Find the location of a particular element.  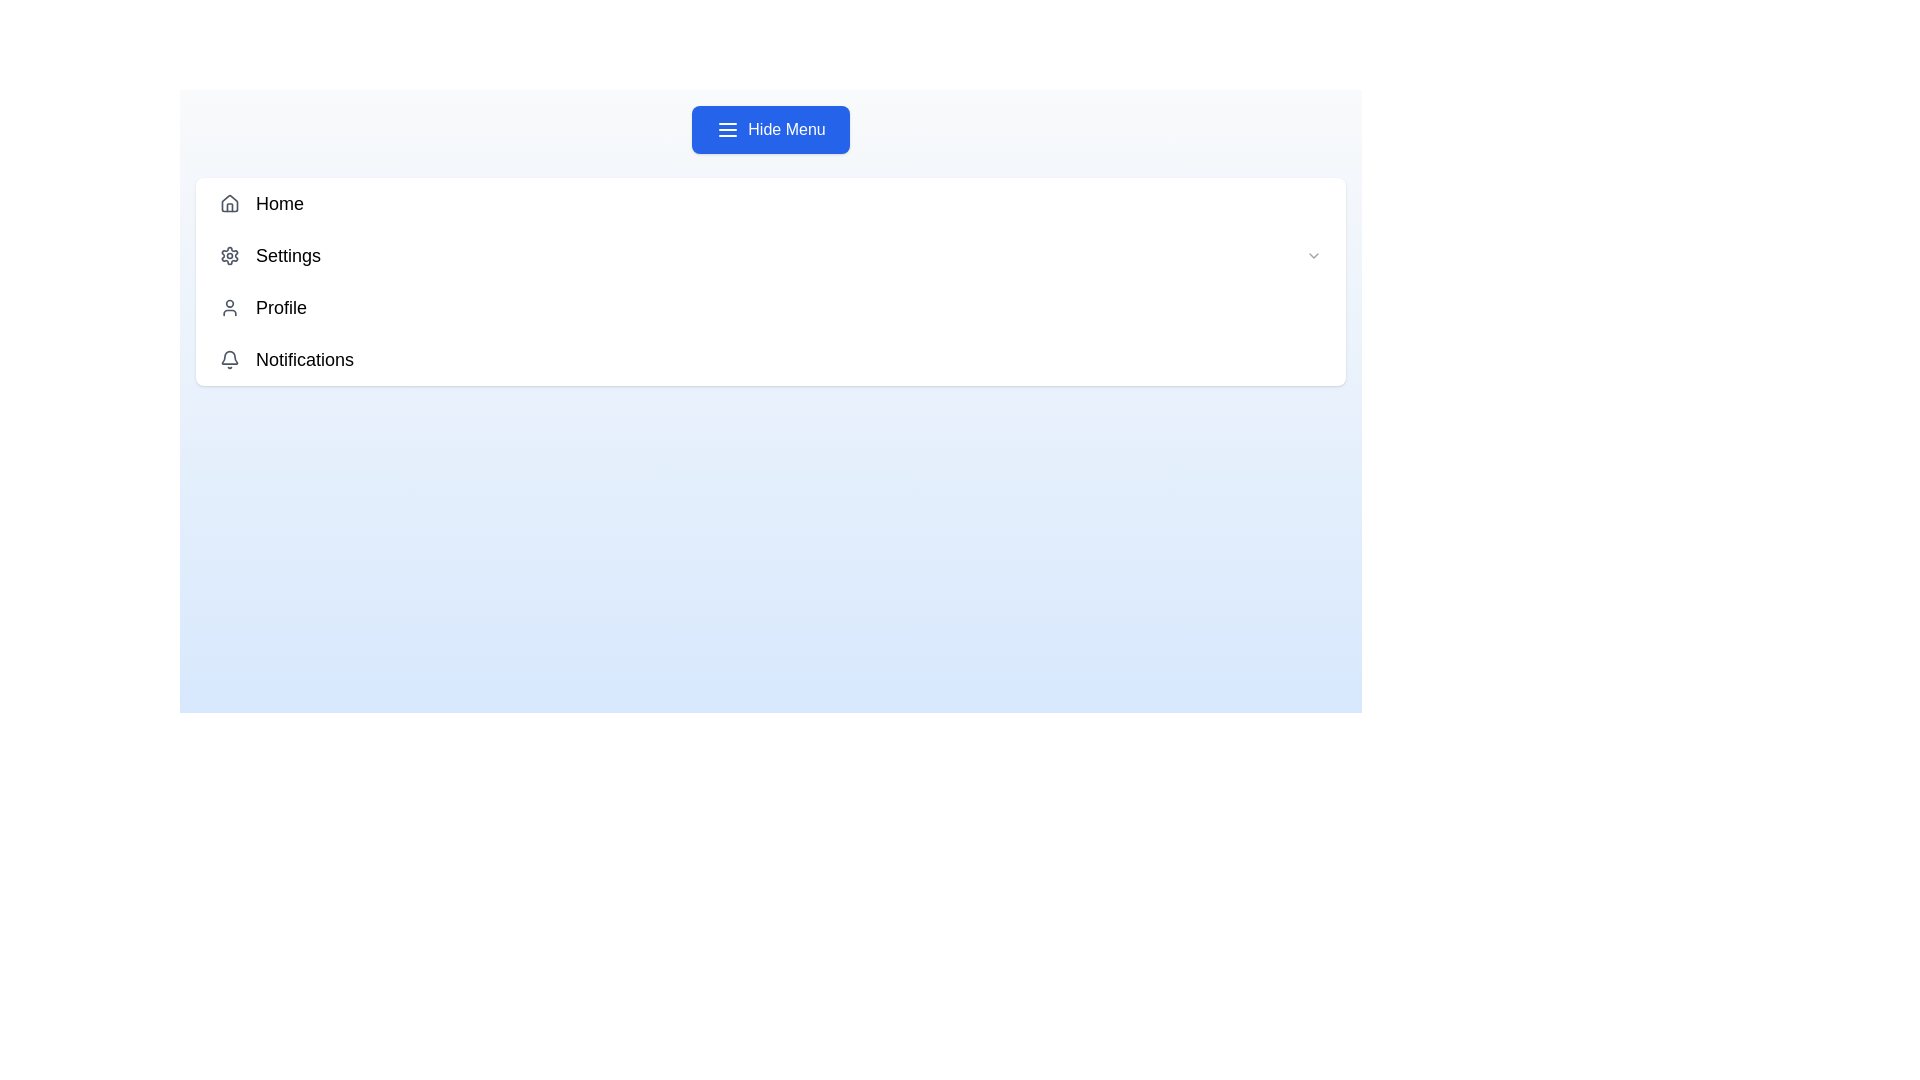

the visual state of the bell icon indicating notifications, located in the bottom right corner of the navigation menu is located at coordinates (230, 356).